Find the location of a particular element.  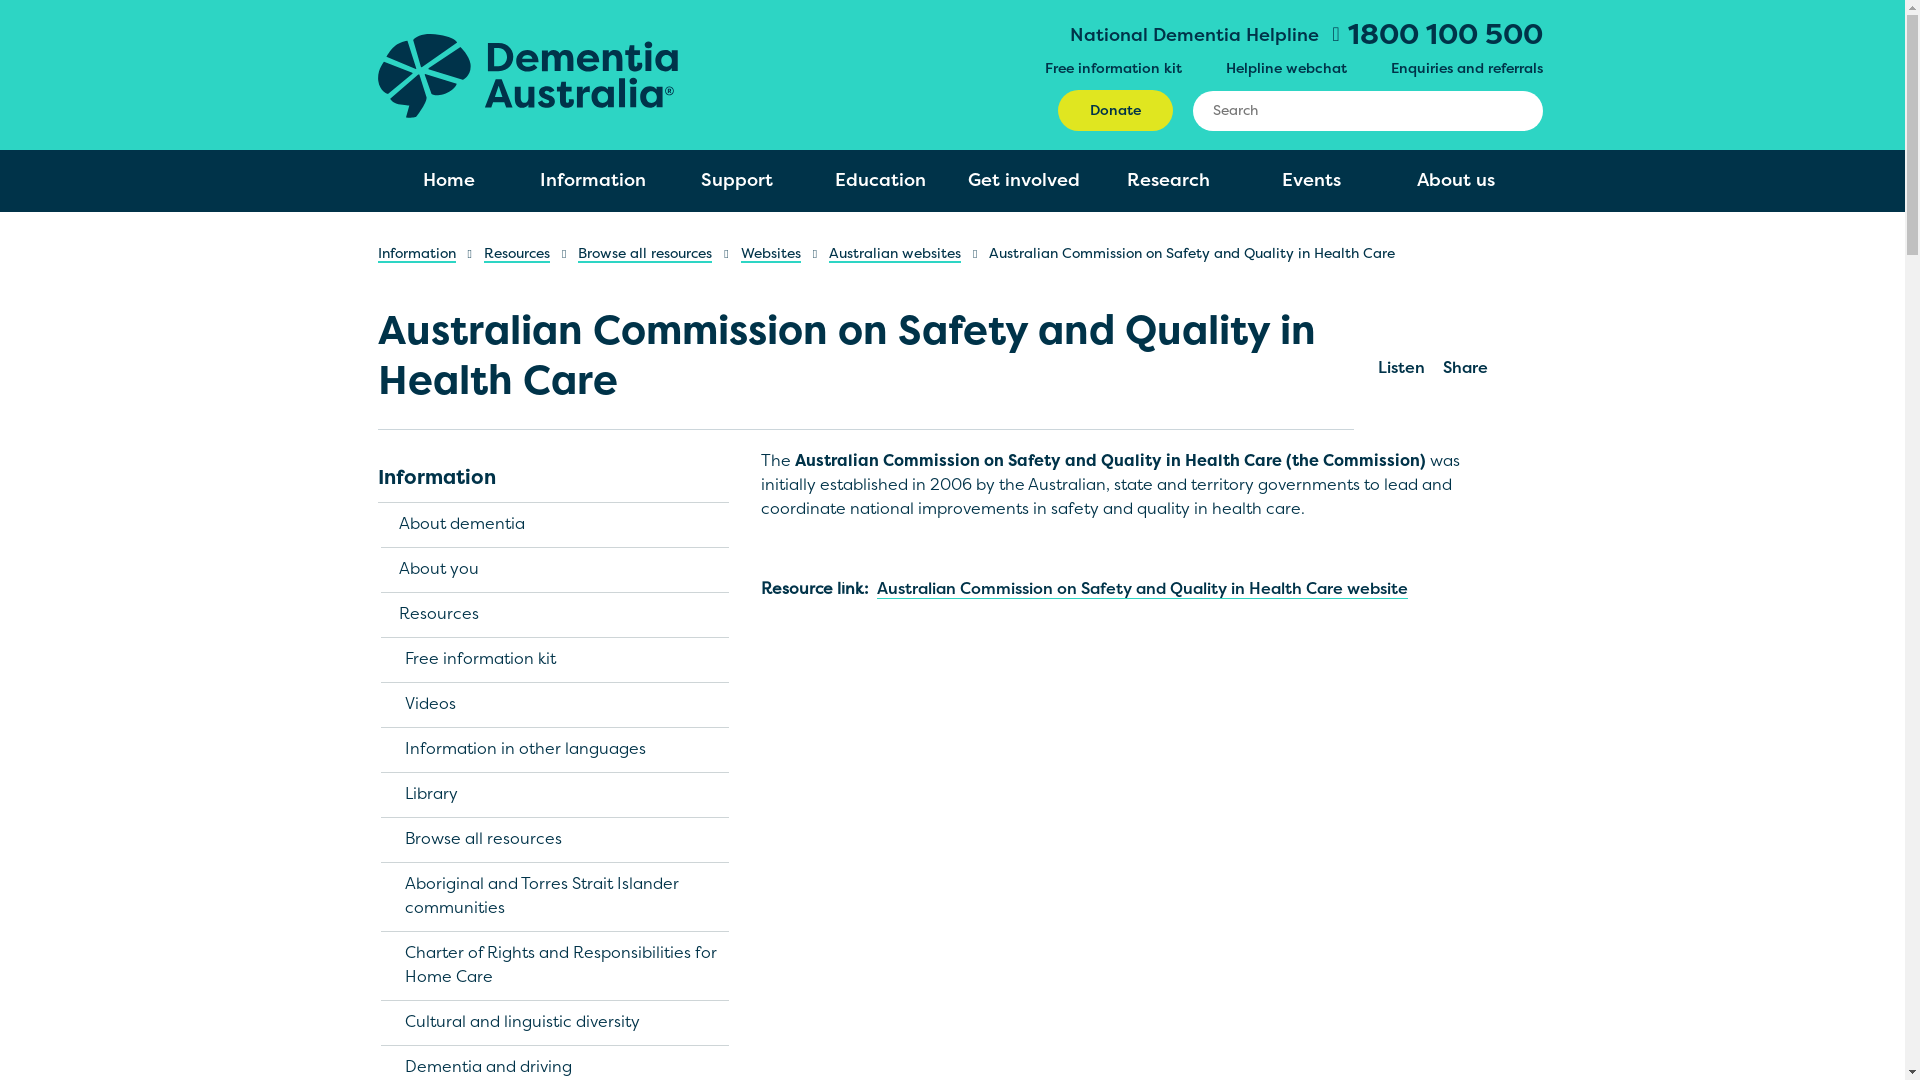

'National Dementia Helpline' is located at coordinates (1069, 36).